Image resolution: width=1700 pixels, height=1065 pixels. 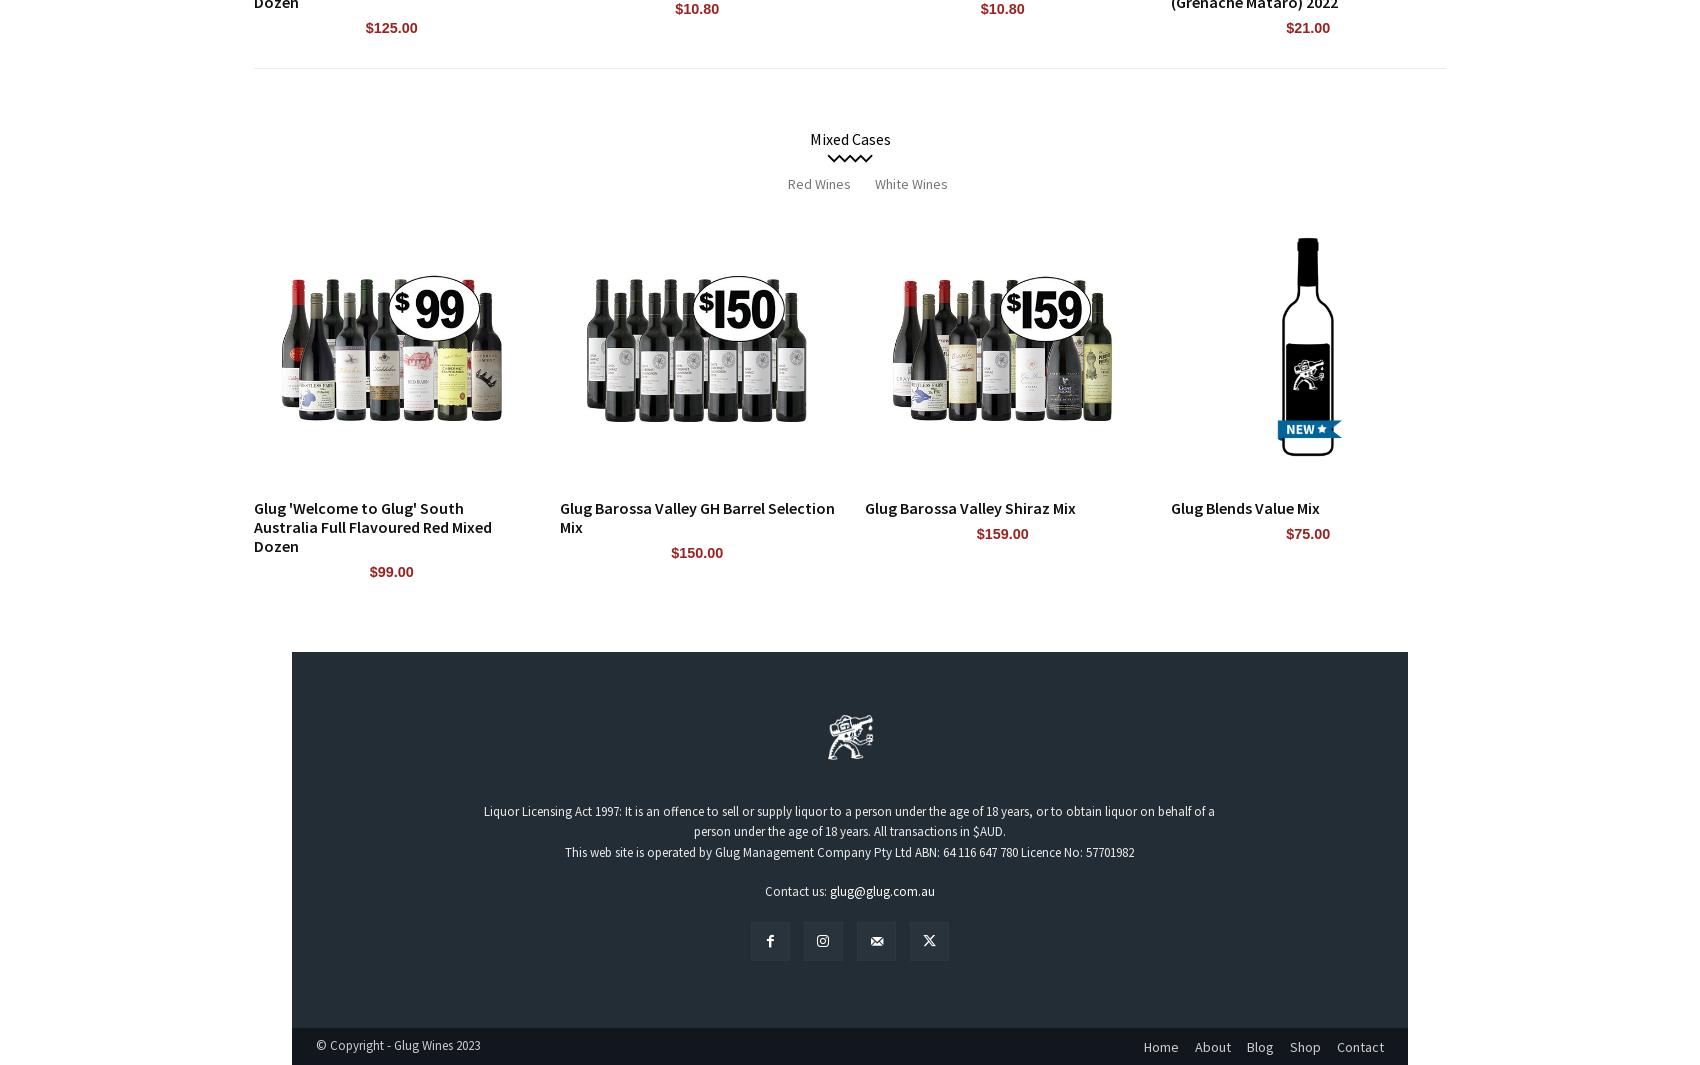 I want to click on '© Copyright - Glug Wines 2023', so click(x=396, y=1045).